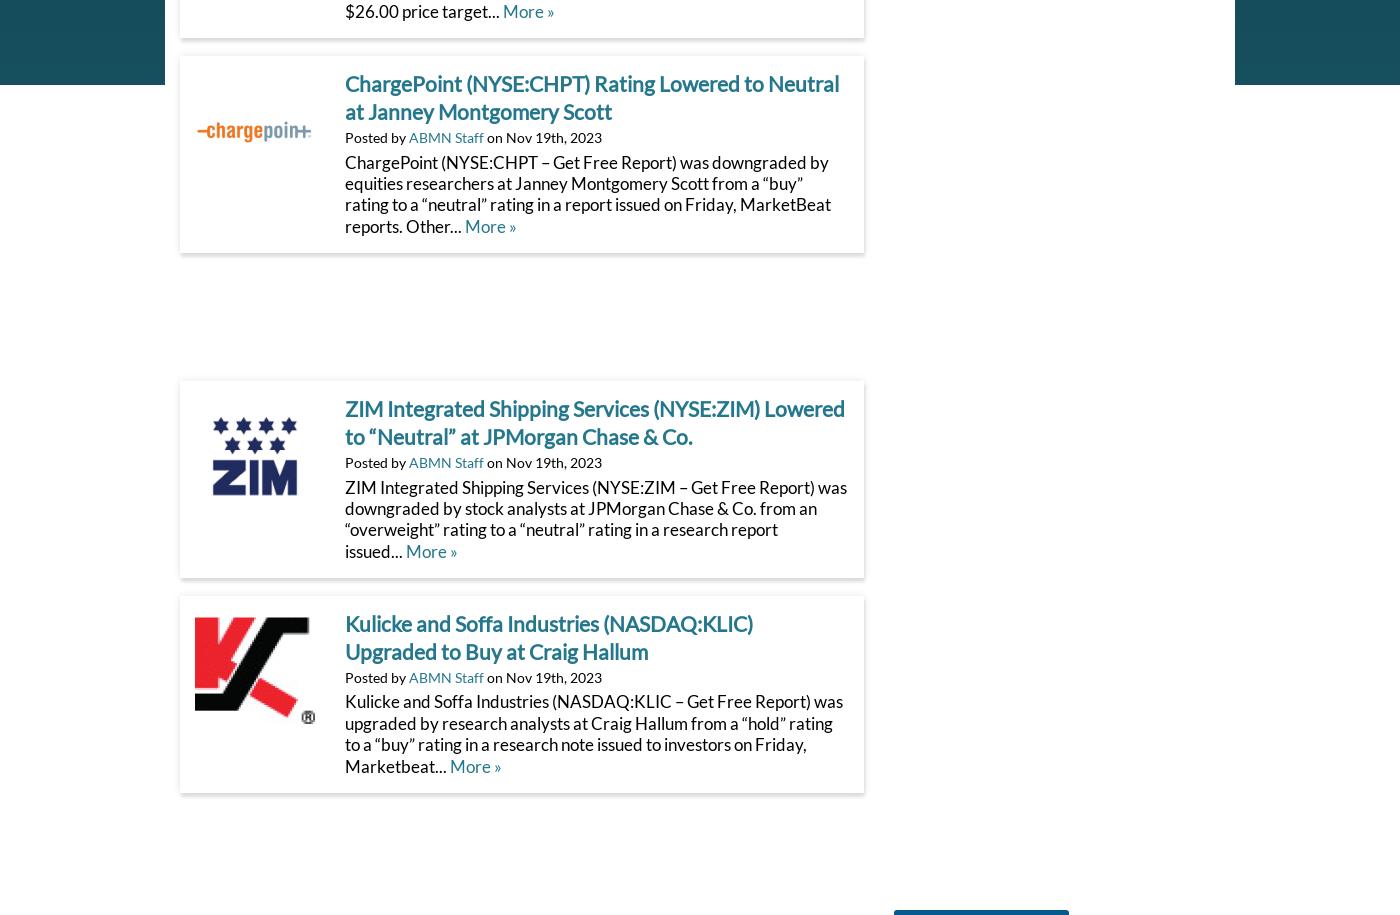 The width and height of the screenshot is (1400, 915). I want to click on 'ZIM Integrated Shipping Services (NYSE:ZIM) Lowered to “Neutral” at JPMorgan Chase & Co.', so click(344, 423).